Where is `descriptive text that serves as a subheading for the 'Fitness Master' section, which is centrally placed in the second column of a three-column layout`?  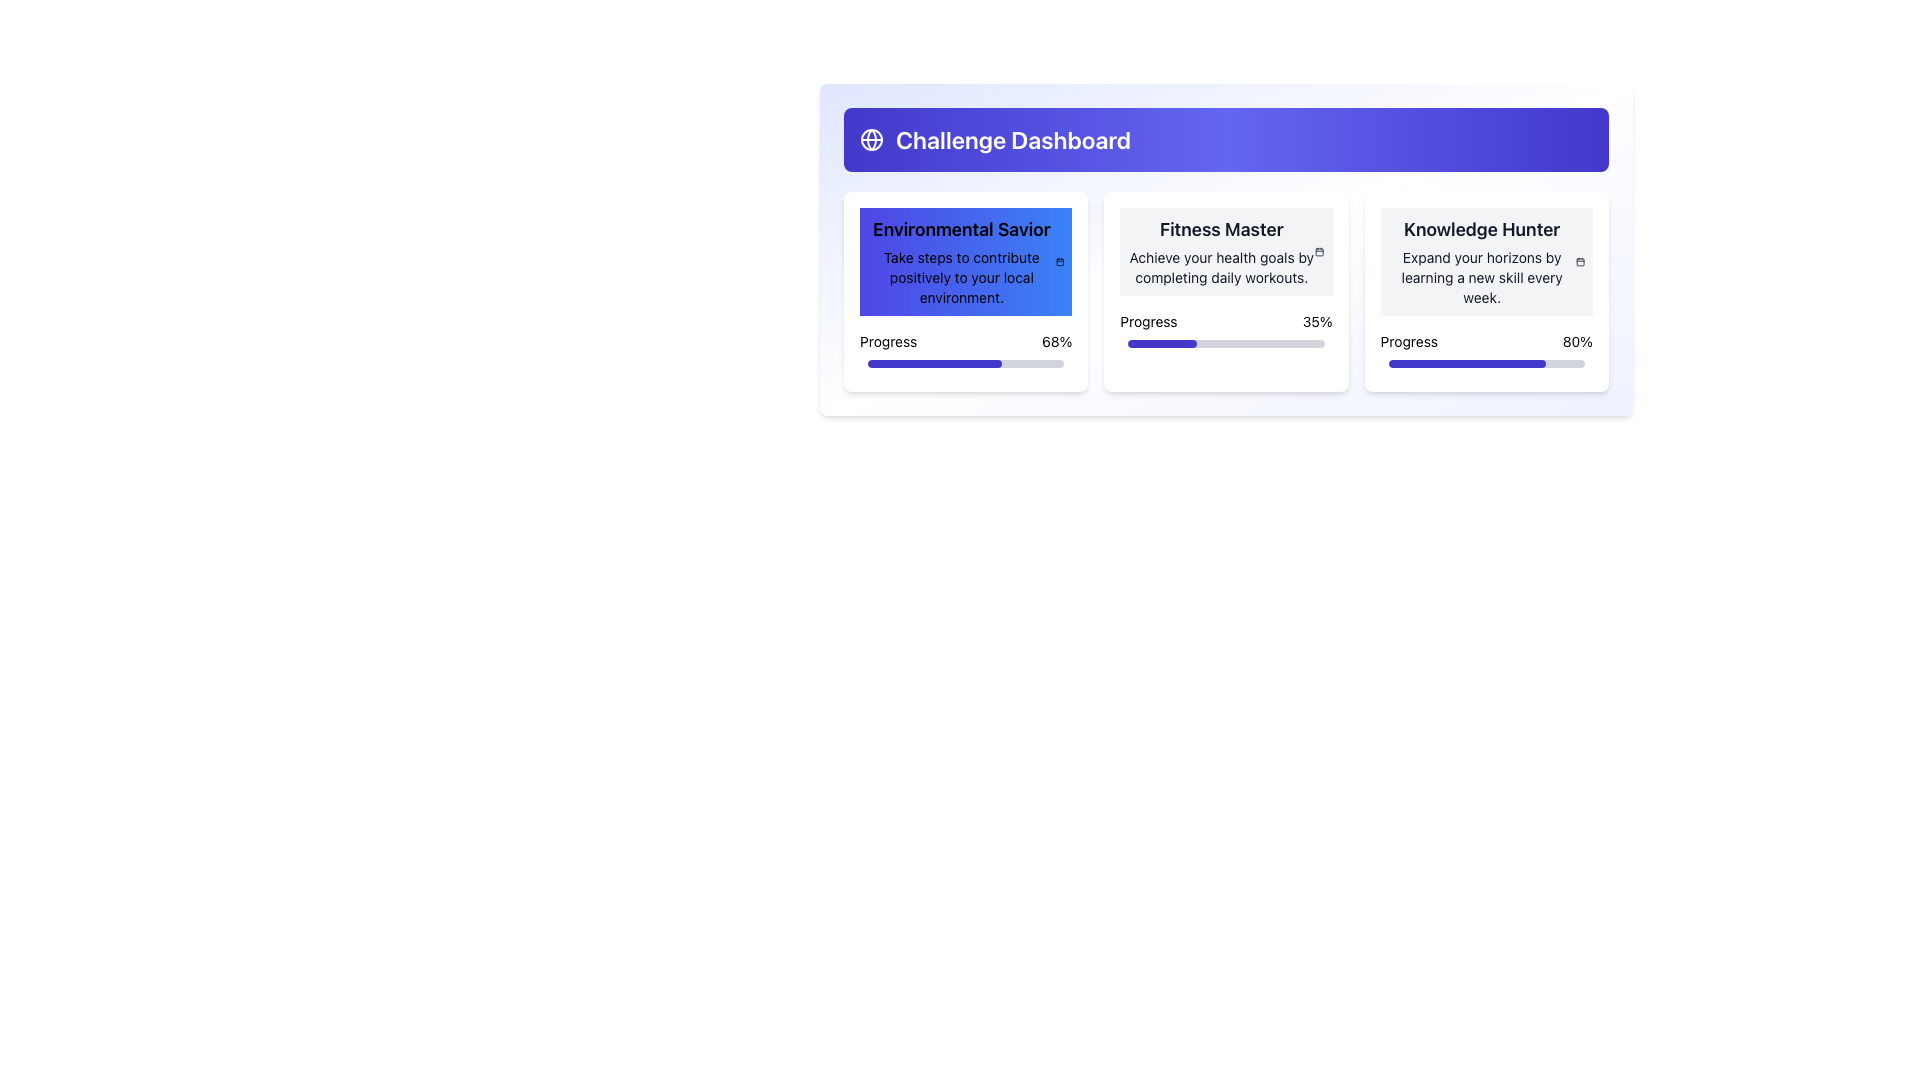
descriptive text that serves as a subheading for the 'Fitness Master' section, which is centrally placed in the second column of a three-column layout is located at coordinates (1220, 266).